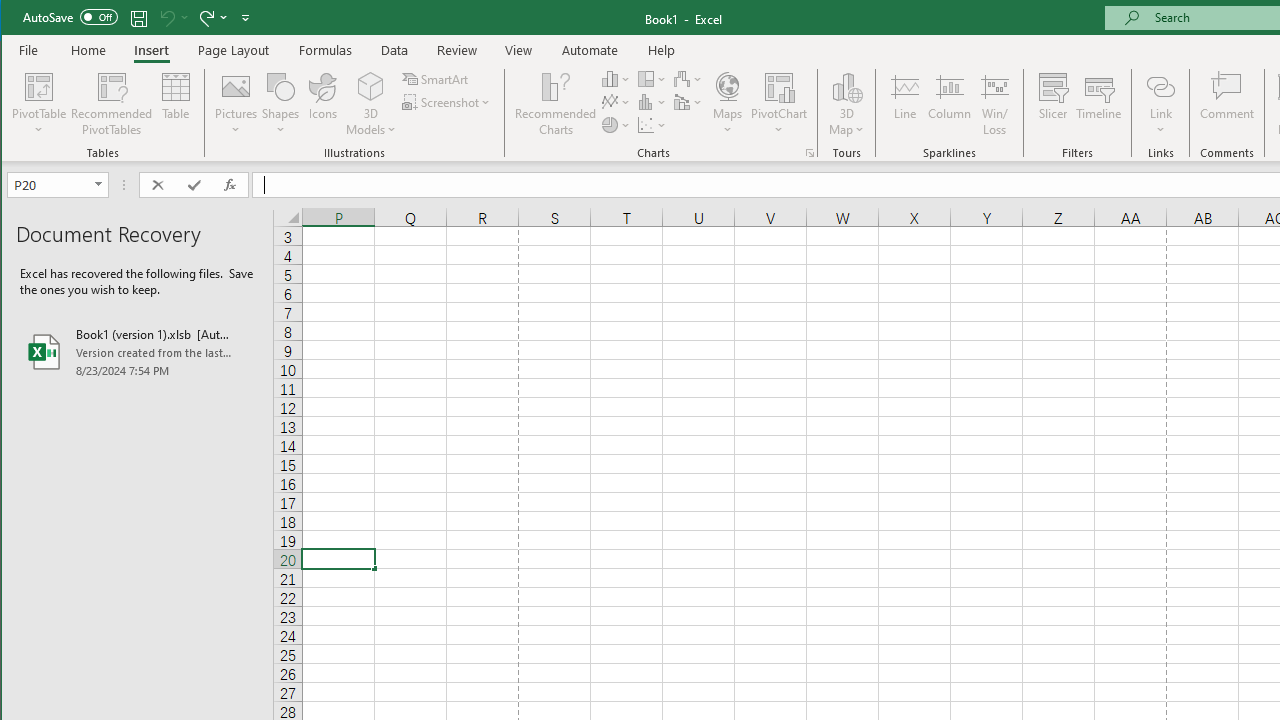 This screenshot has width=1280, height=720. I want to click on 'Timeline', so click(1097, 104).